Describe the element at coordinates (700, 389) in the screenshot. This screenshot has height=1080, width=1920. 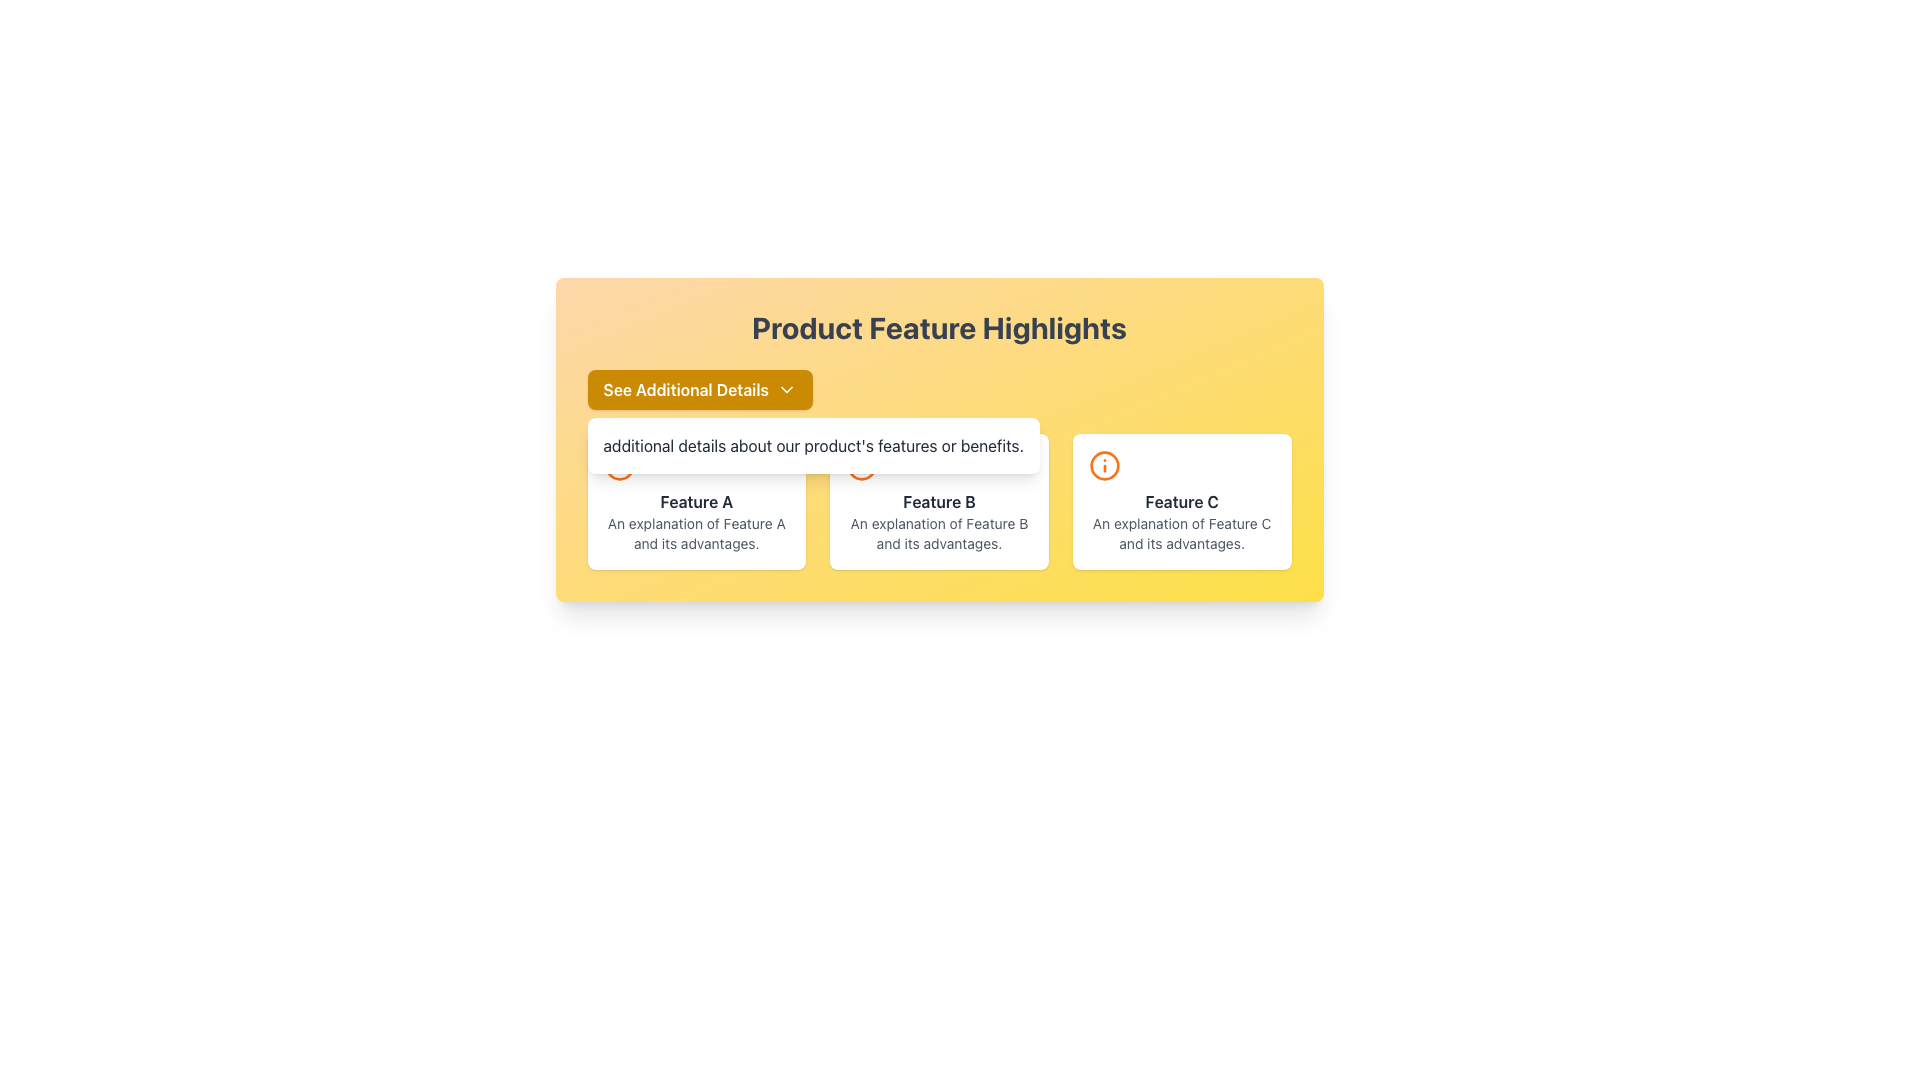
I see `the rounded rectangular button with a yellow background and white text reading 'See Additional Details'` at that location.